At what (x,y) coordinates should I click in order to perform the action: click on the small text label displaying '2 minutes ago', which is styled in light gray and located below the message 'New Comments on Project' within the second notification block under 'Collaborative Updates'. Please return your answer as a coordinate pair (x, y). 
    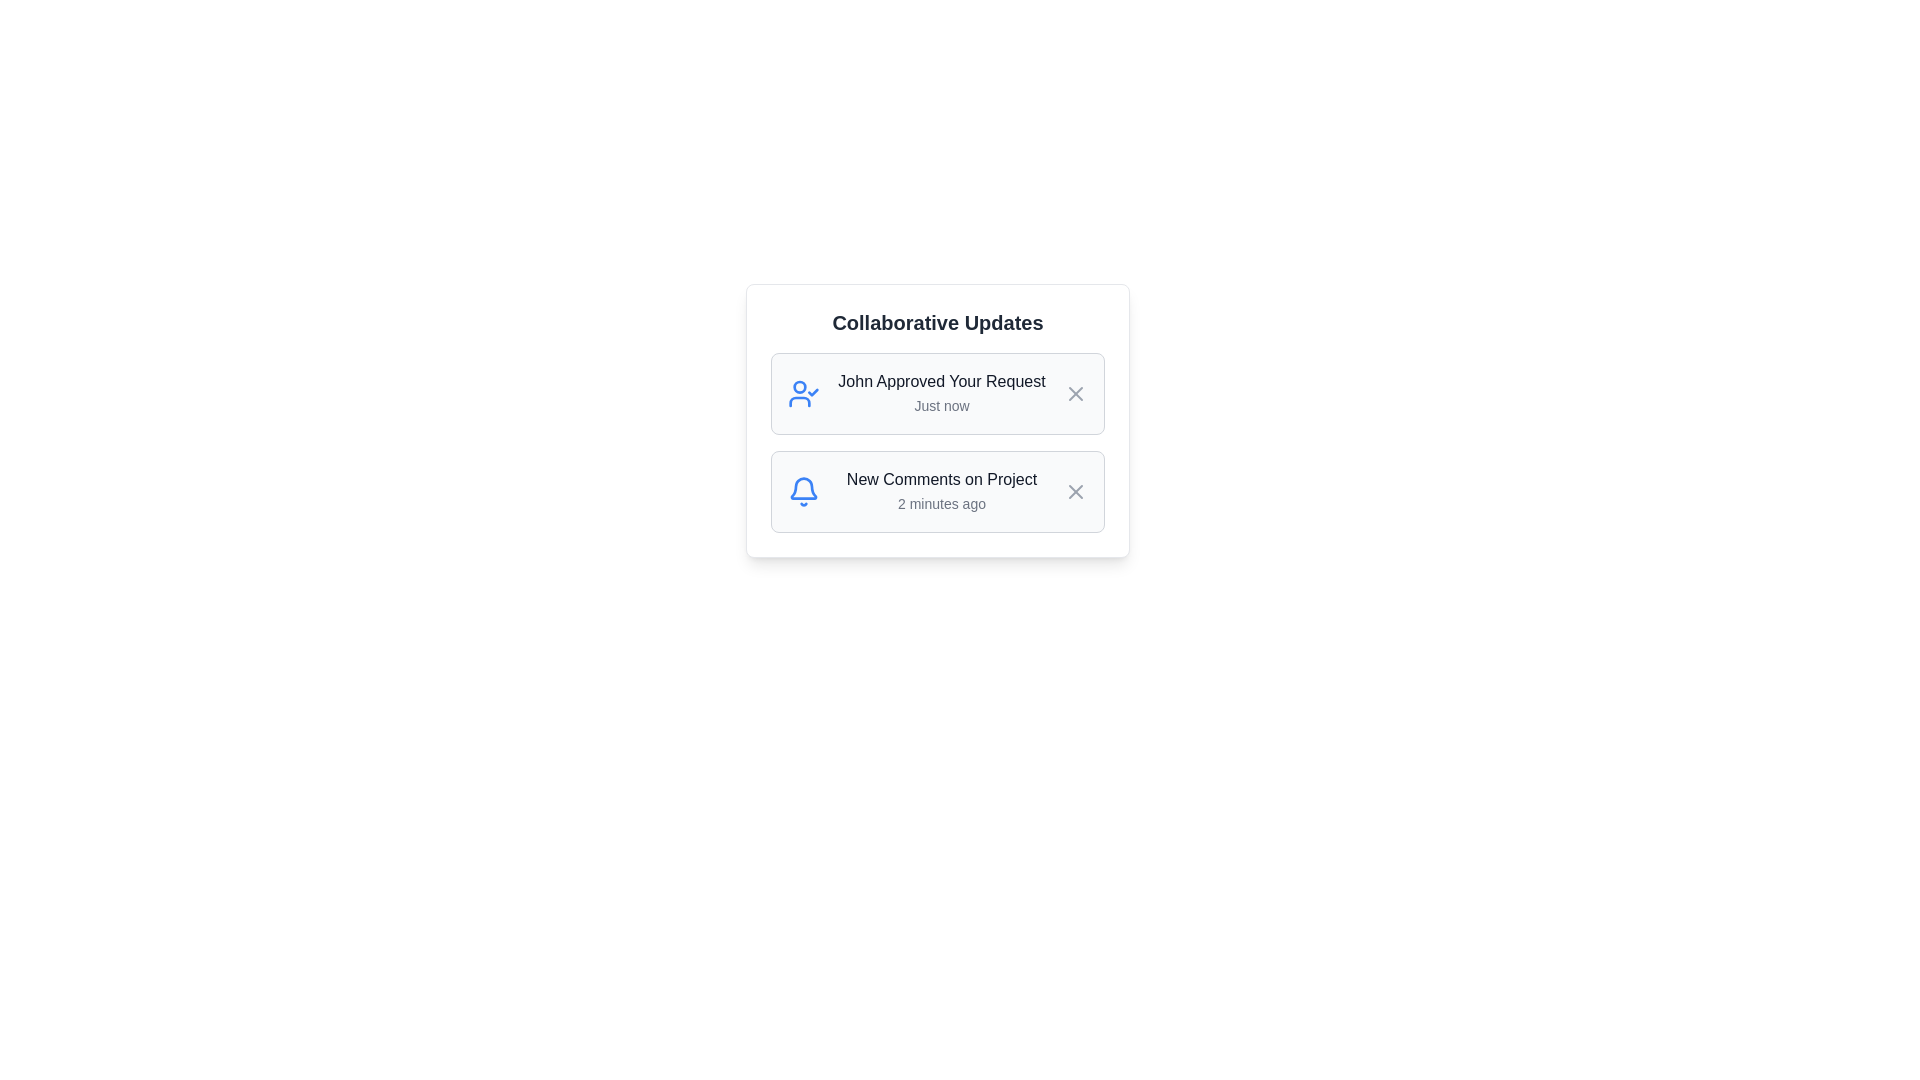
    Looking at the image, I should click on (940, 503).